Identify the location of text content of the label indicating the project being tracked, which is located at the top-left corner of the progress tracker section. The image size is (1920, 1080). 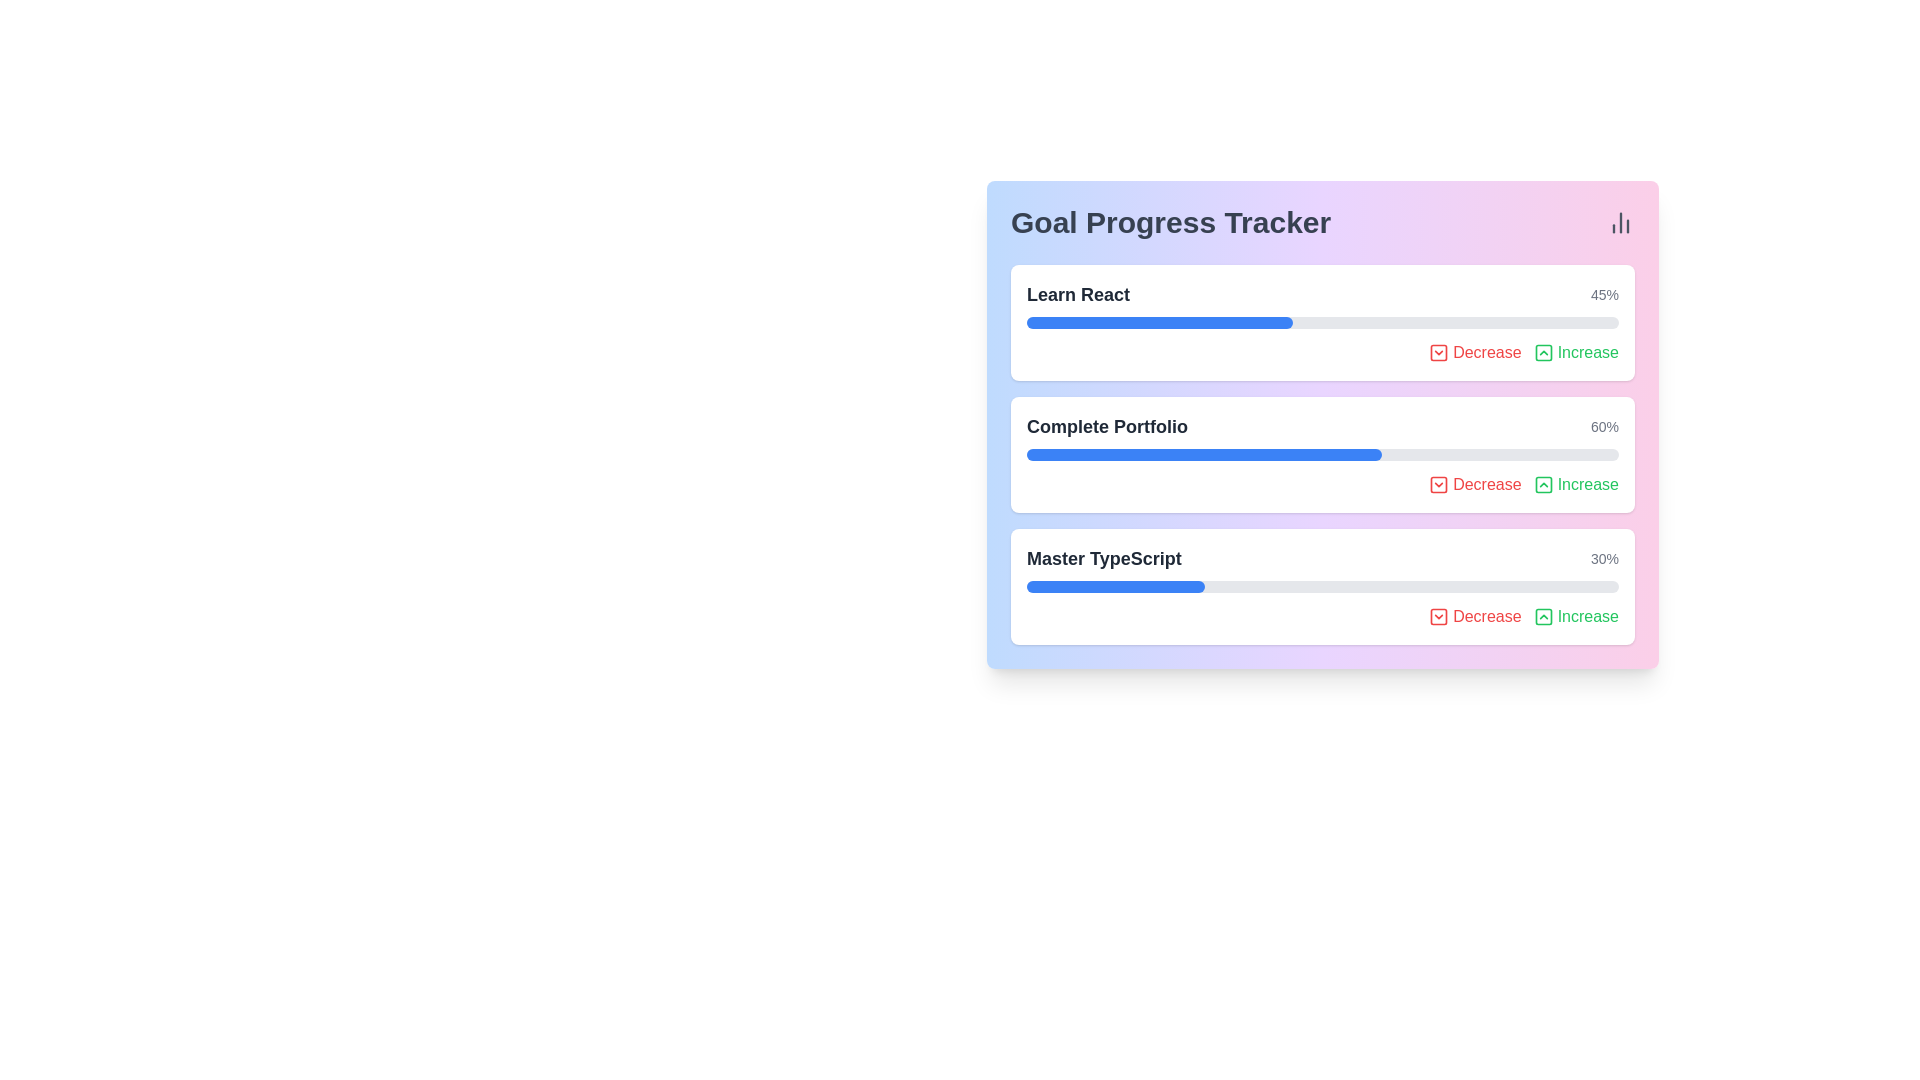
(1077, 294).